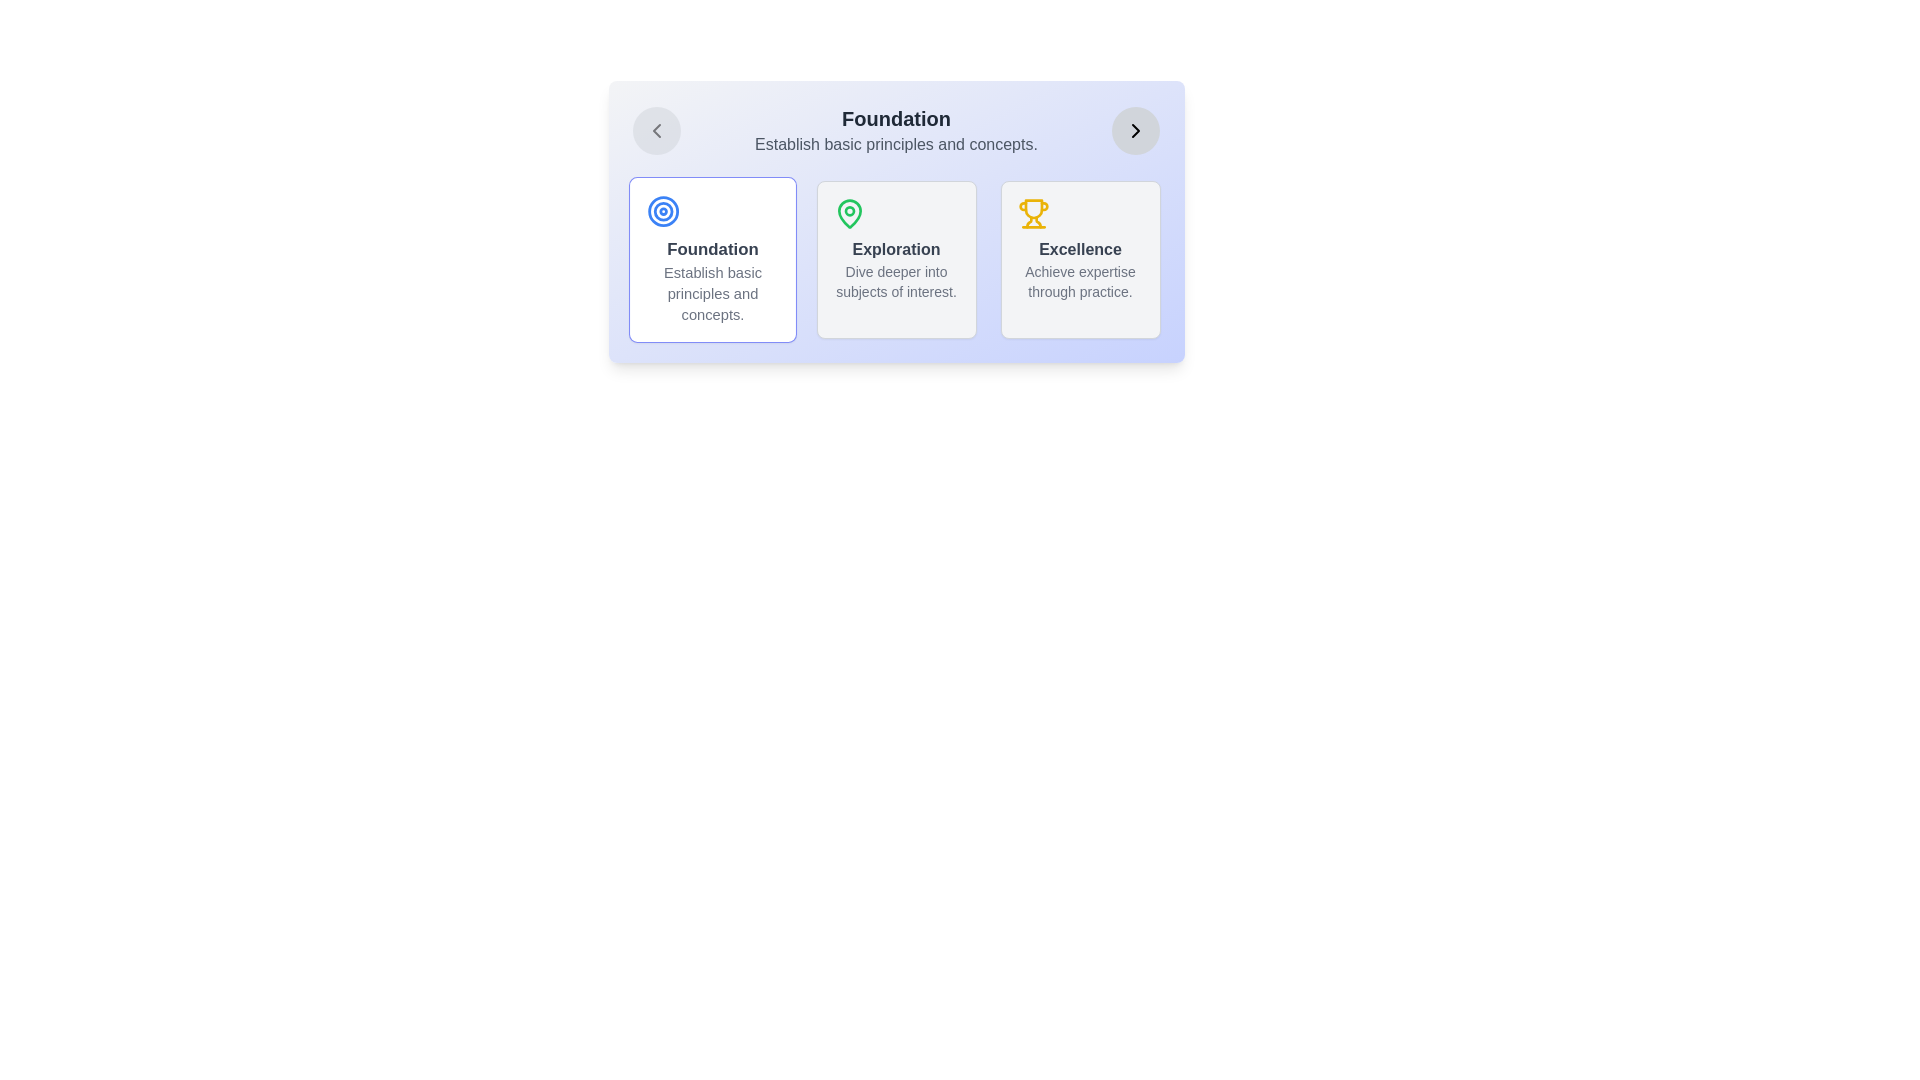  Describe the element at coordinates (895, 249) in the screenshot. I see `the title text label in the middle card, which serves as a reference for the card's theme and is positioned below a map pin icon` at that location.